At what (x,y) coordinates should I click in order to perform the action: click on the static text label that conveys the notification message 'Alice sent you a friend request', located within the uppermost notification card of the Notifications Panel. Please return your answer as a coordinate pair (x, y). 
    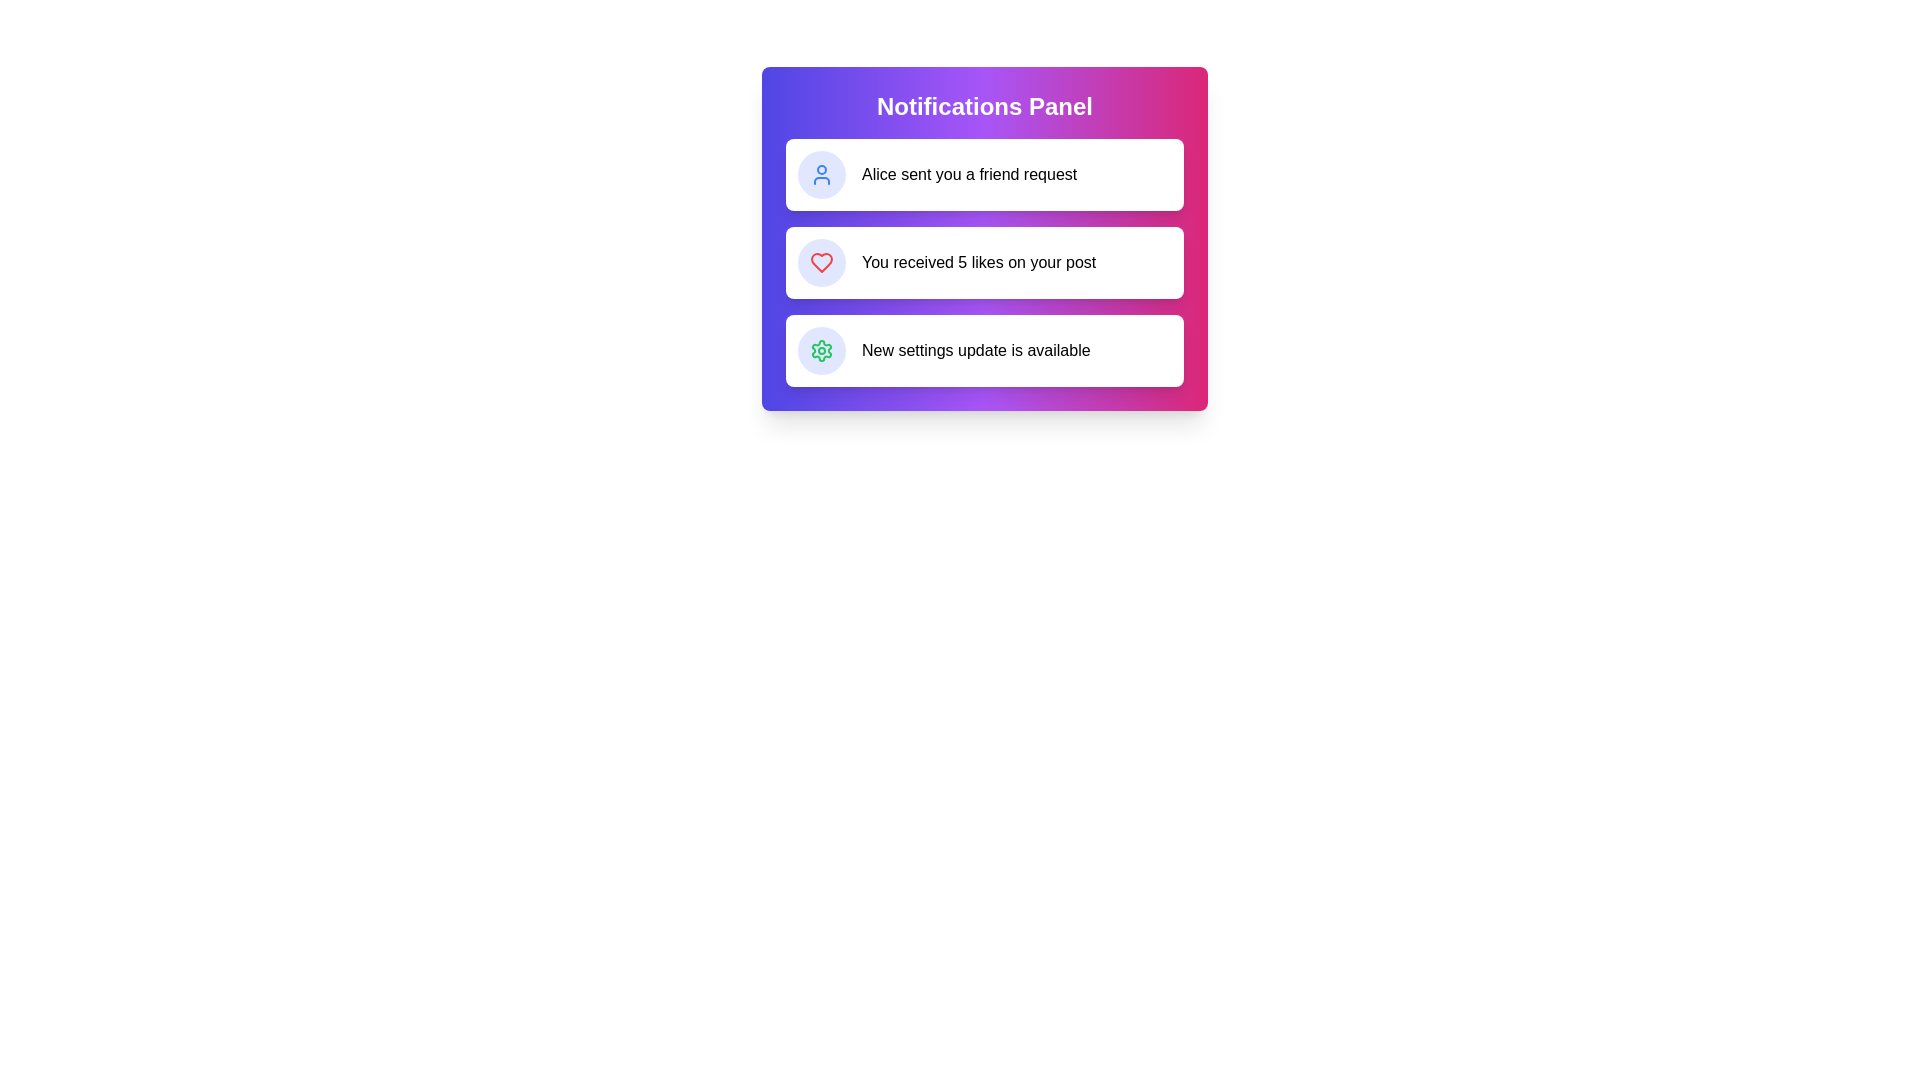
    Looking at the image, I should click on (969, 173).